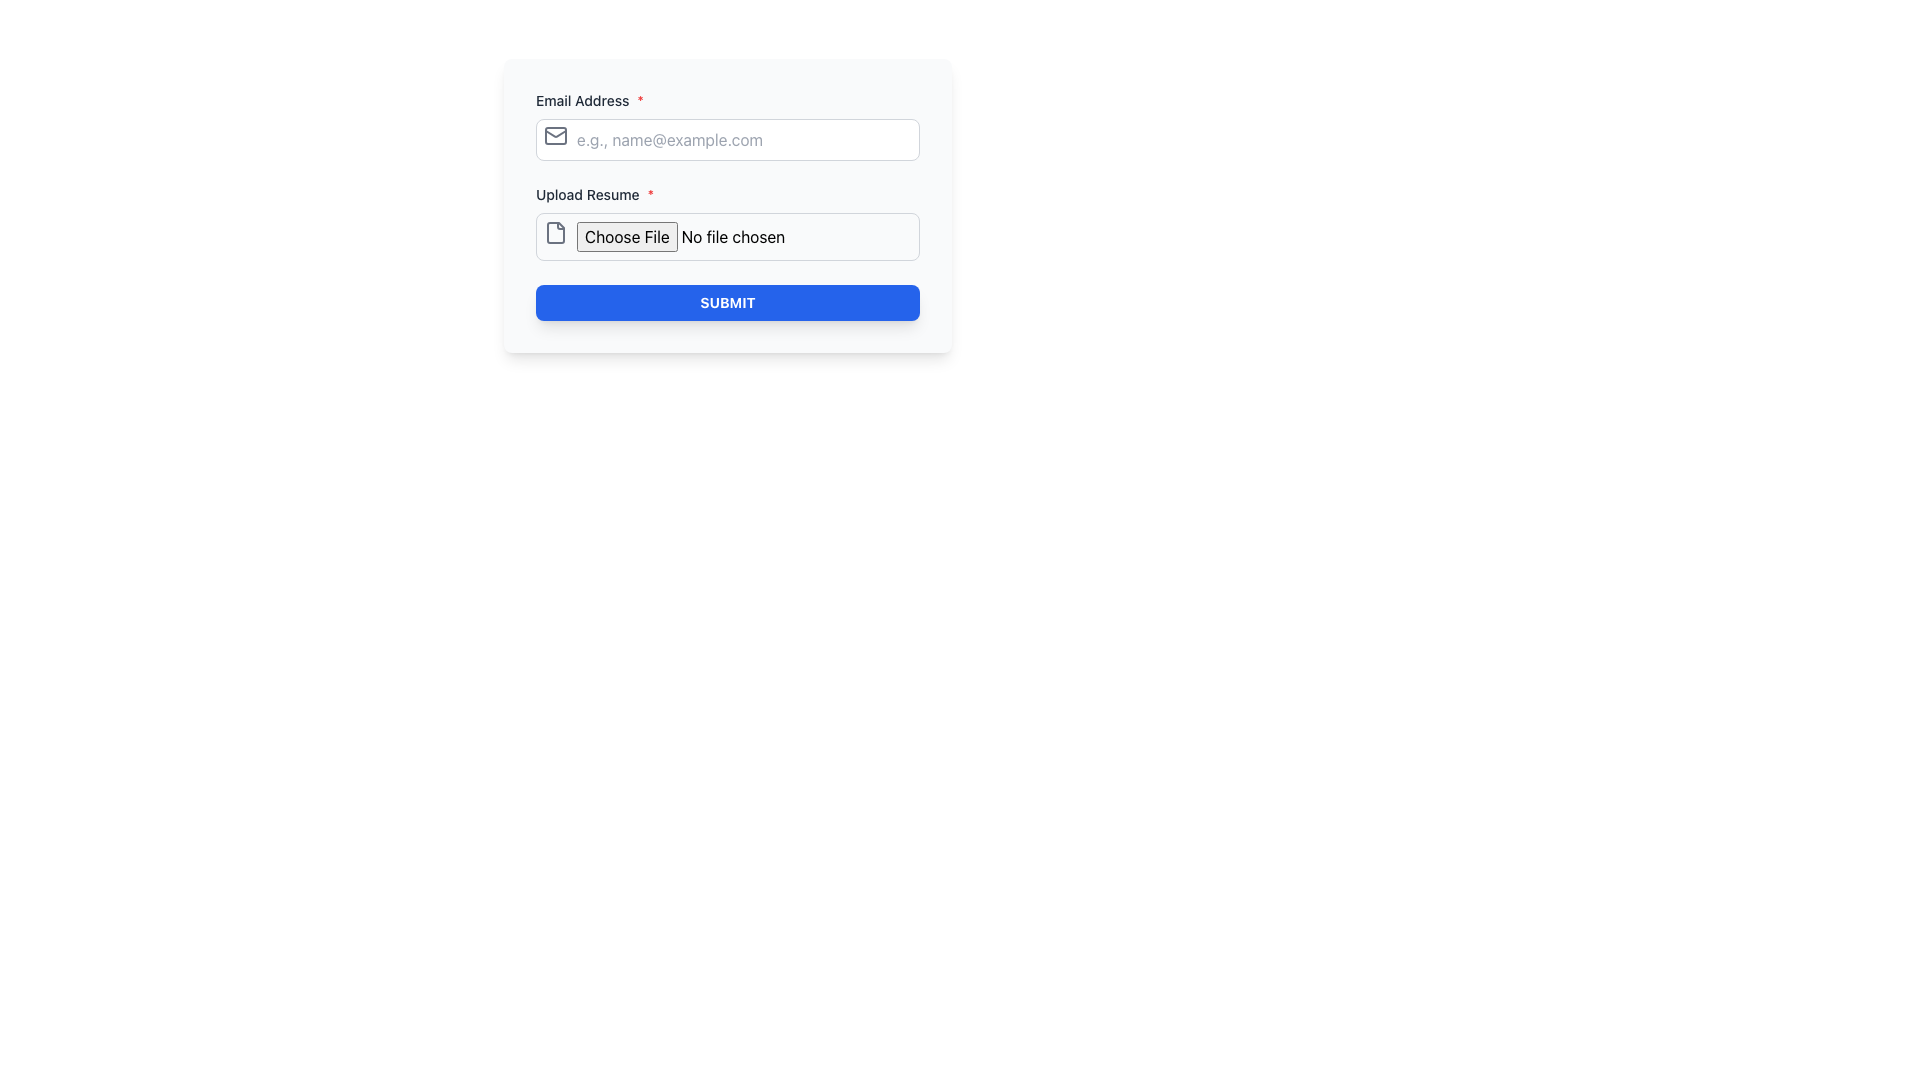 The height and width of the screenshot is (1080, 1920). What do you see at coordinates (727, 126) in the screenshot?
I see `the Labeled Input Field for 'Email Address*'` at bounding box center [727, 126].